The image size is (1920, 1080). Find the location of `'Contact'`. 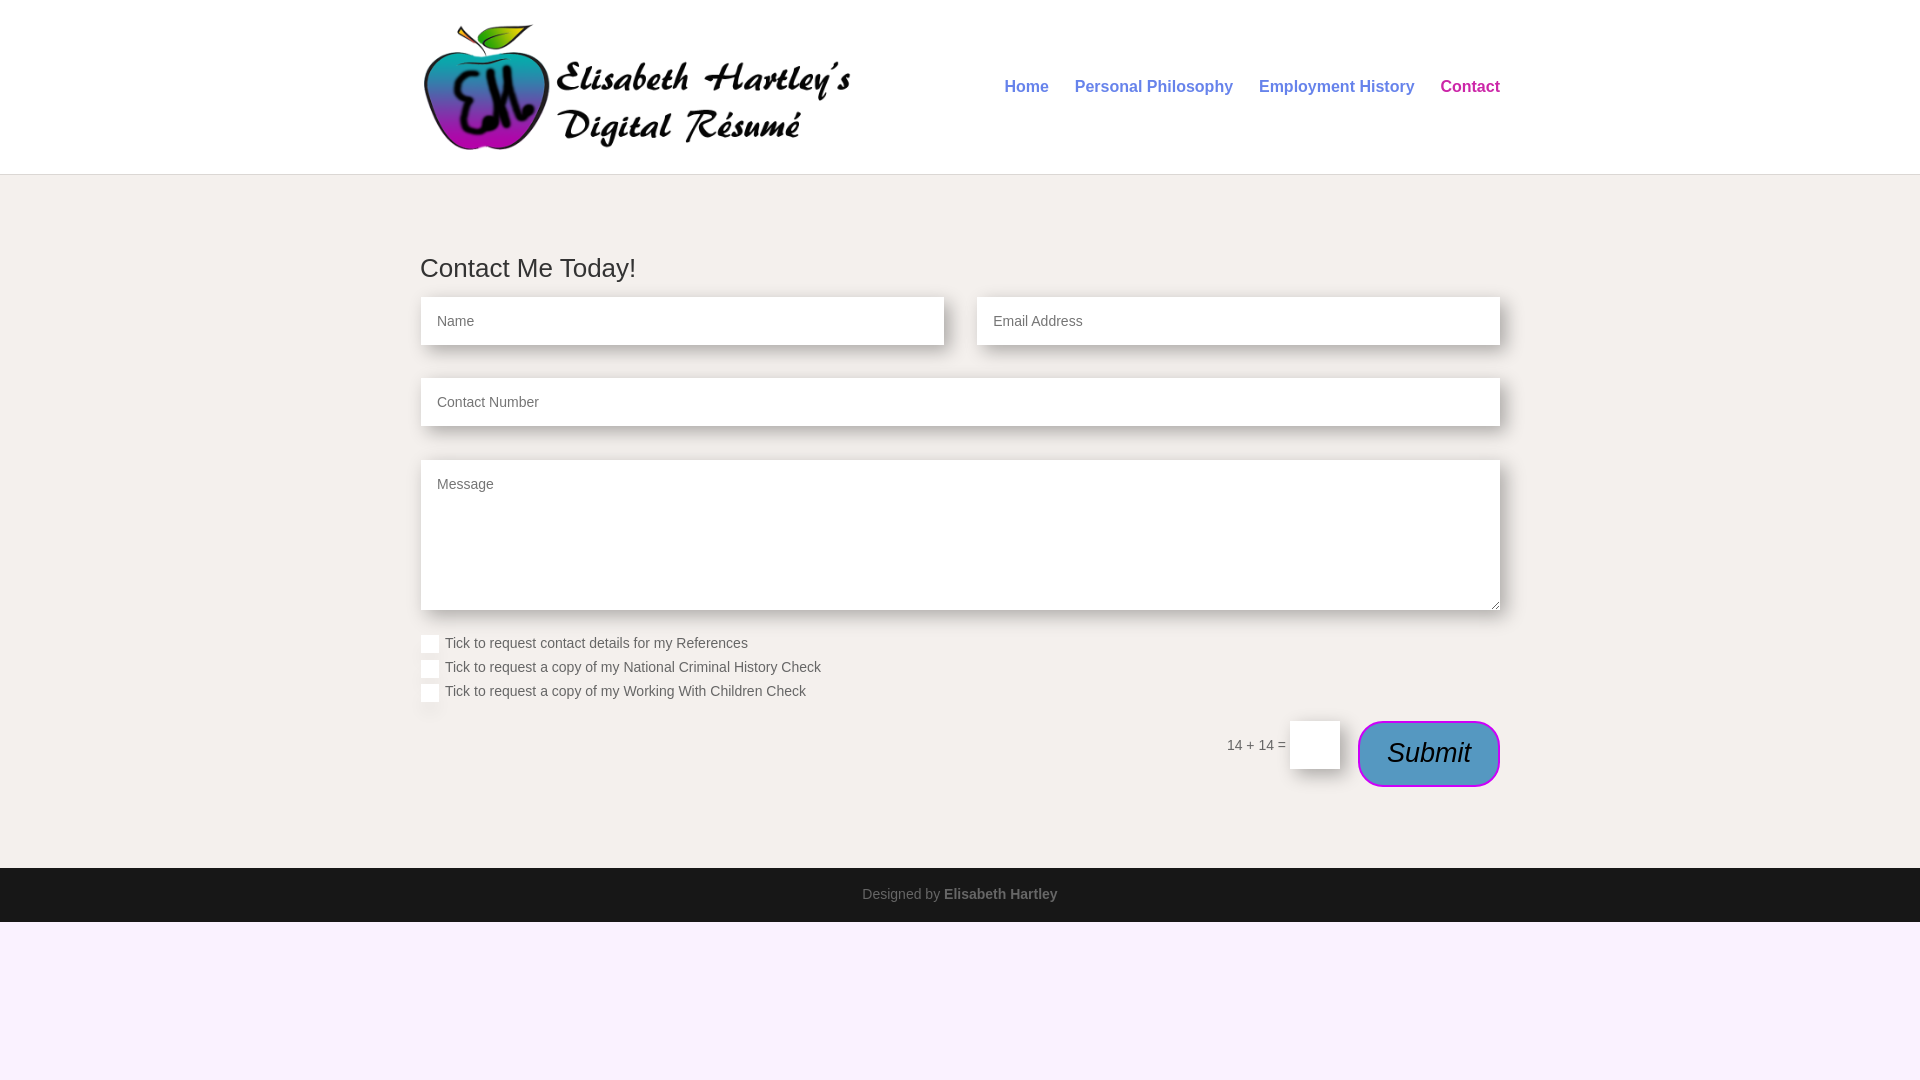

'Contact' is located at coordinates (1469, 127).